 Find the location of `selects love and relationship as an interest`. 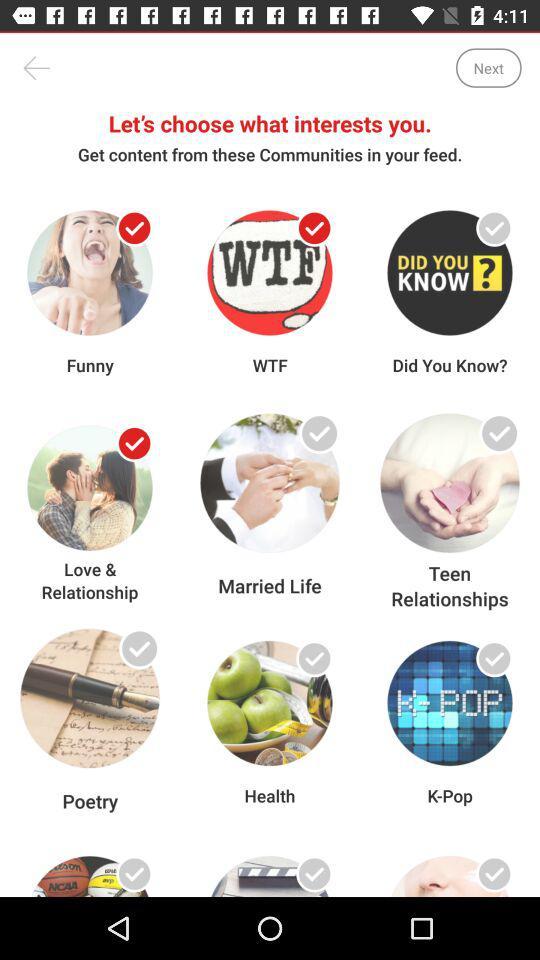

selects love and relationship as an interest is located at coordinates (134, 443).